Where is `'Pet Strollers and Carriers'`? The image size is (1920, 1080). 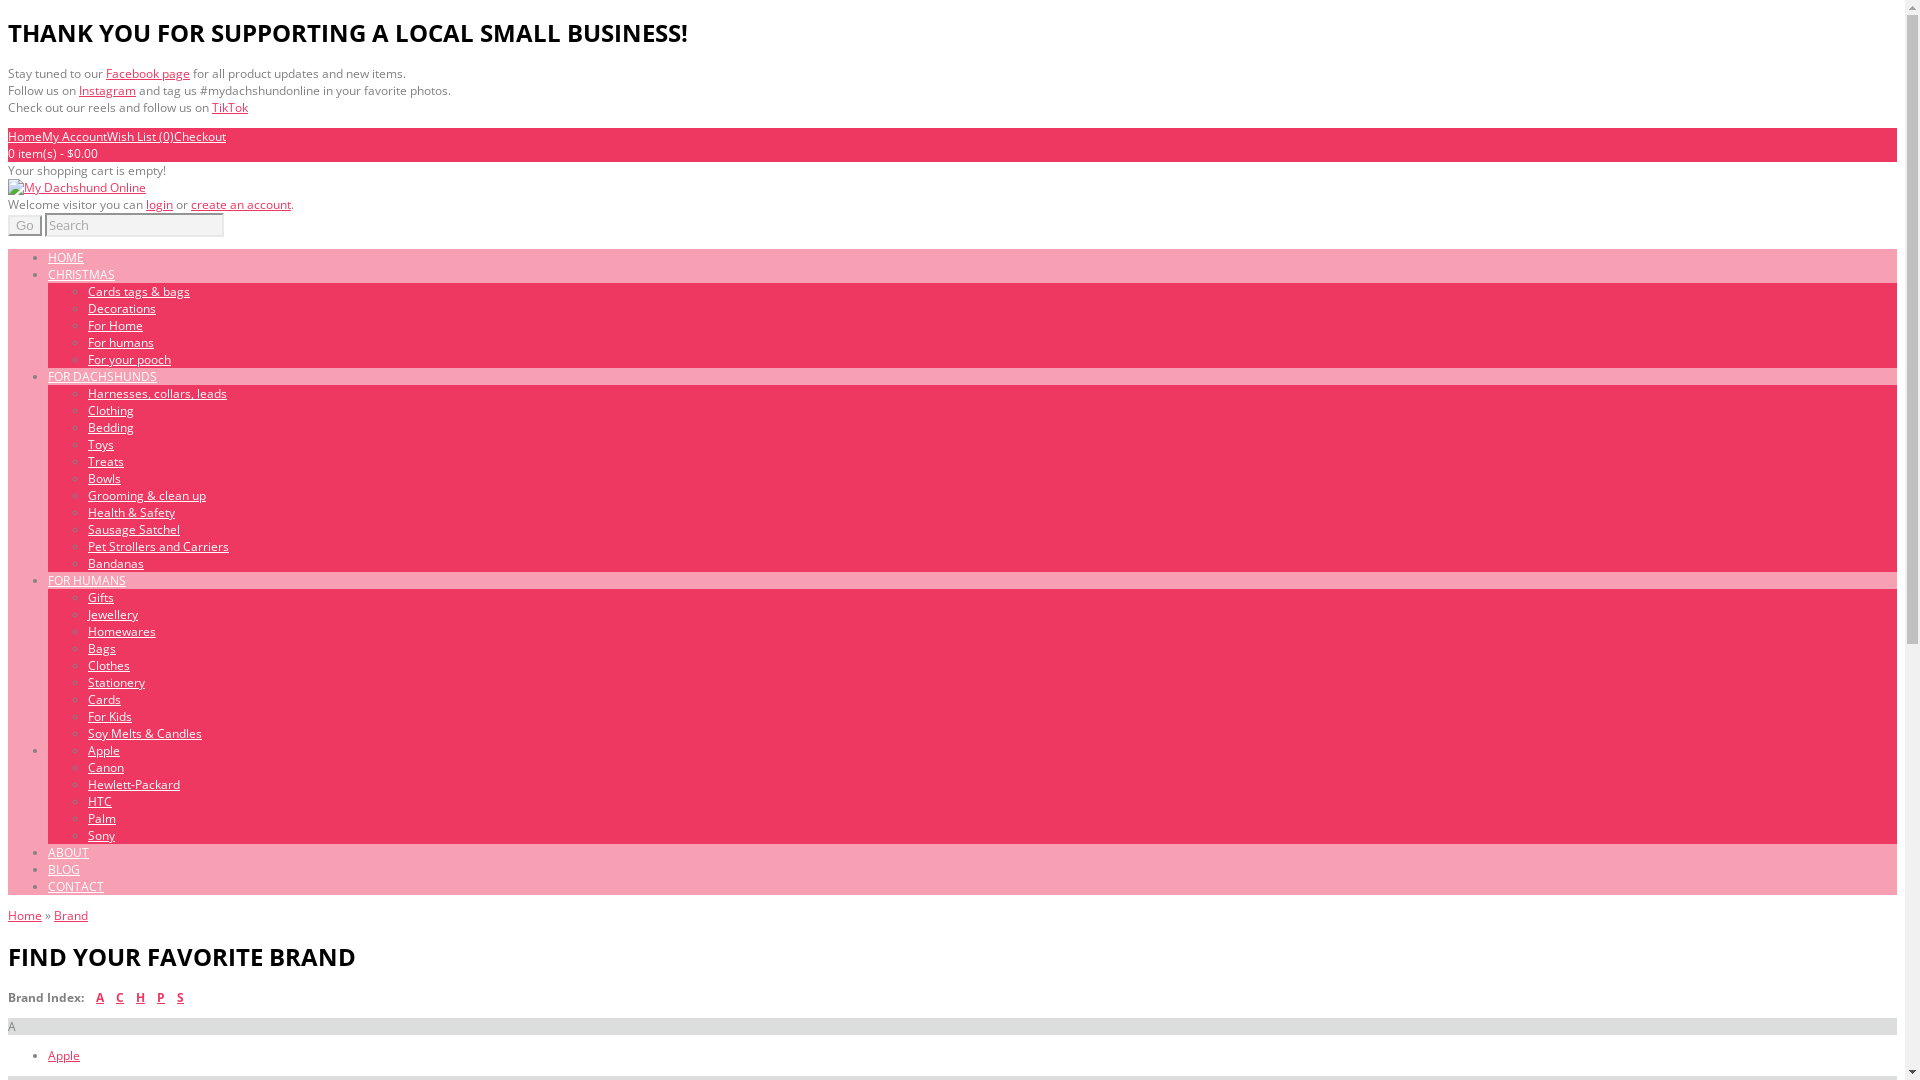 'Pet Strollers and Carriers' is located at coordinates (157, 546).